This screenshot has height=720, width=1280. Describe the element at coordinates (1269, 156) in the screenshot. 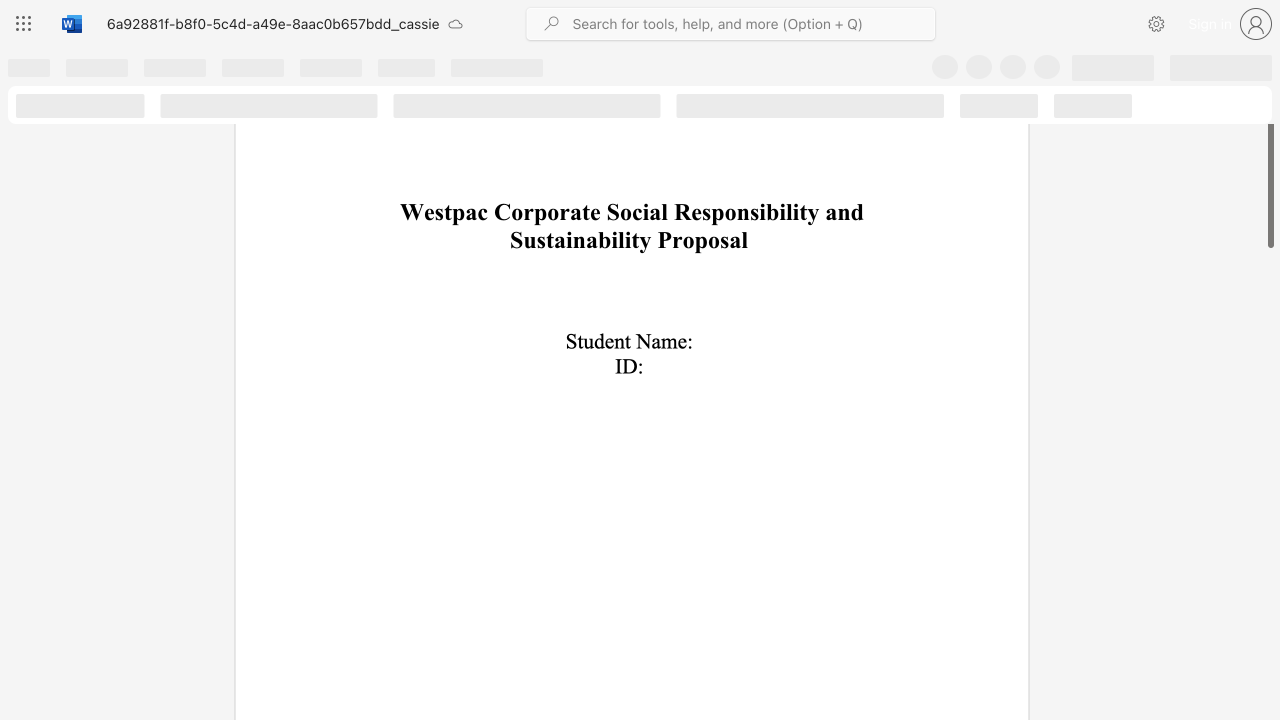

I see `the scrollbar and move down 1040 pixels` at that location.